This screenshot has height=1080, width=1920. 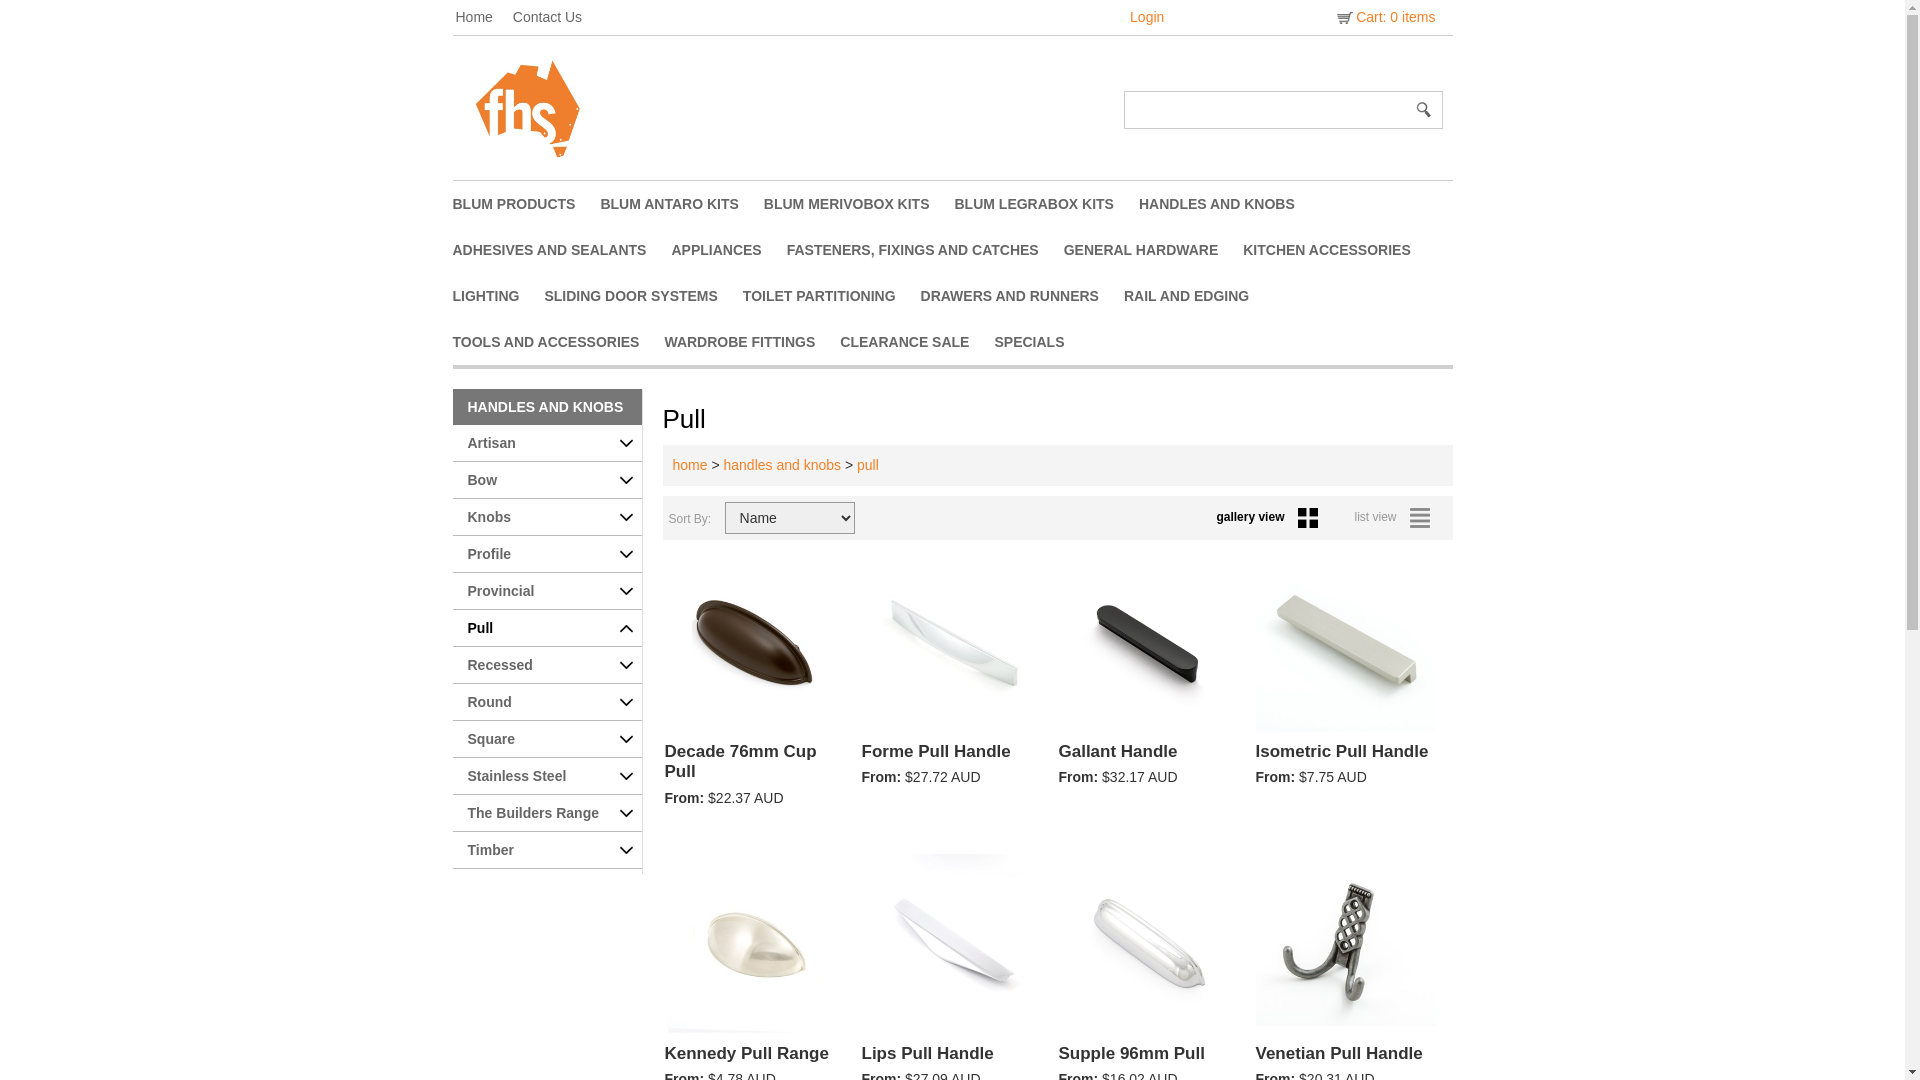 What do you see at coordinates (1040, 341) in the screenshot?
I see `'SPECIALS'` at bounding box center [1040, 341].